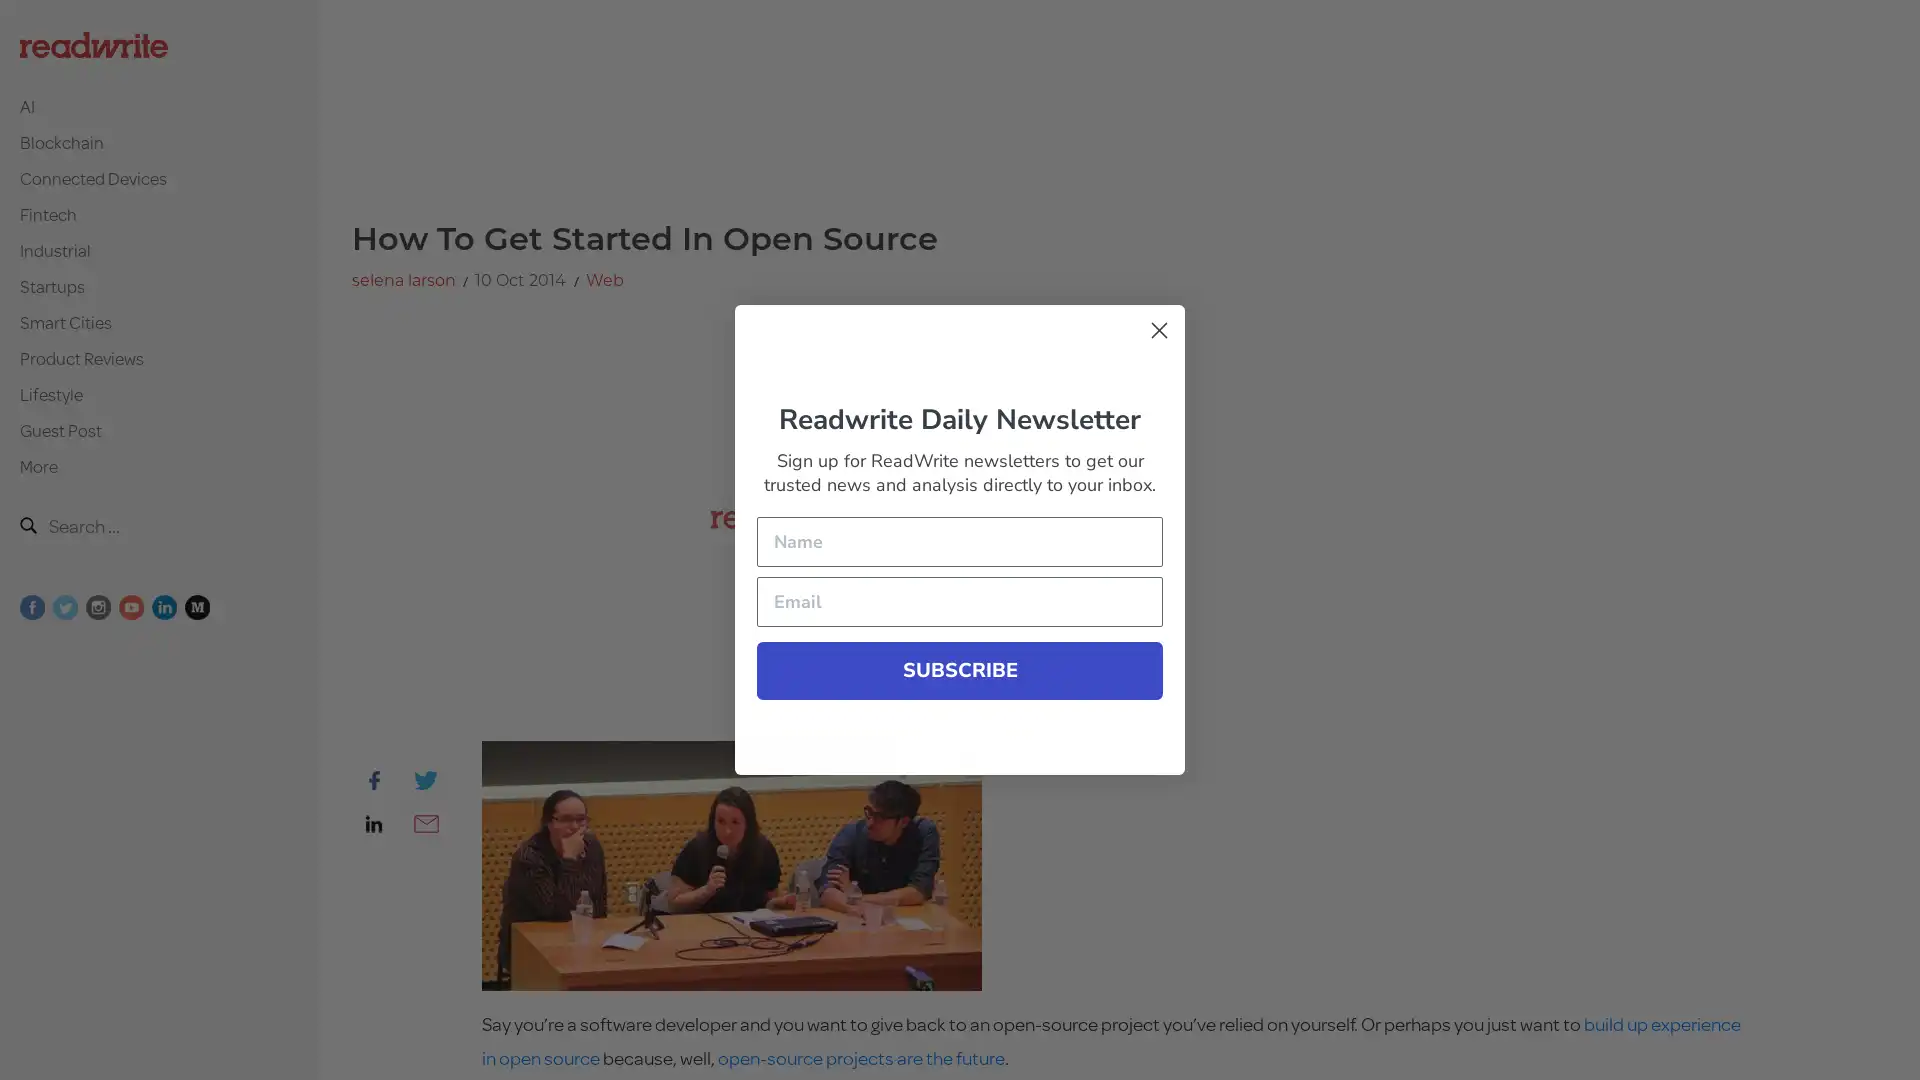 The width and height of the screenshot is (1920, 1080). I want to click on Close form, so click(1159, 329).